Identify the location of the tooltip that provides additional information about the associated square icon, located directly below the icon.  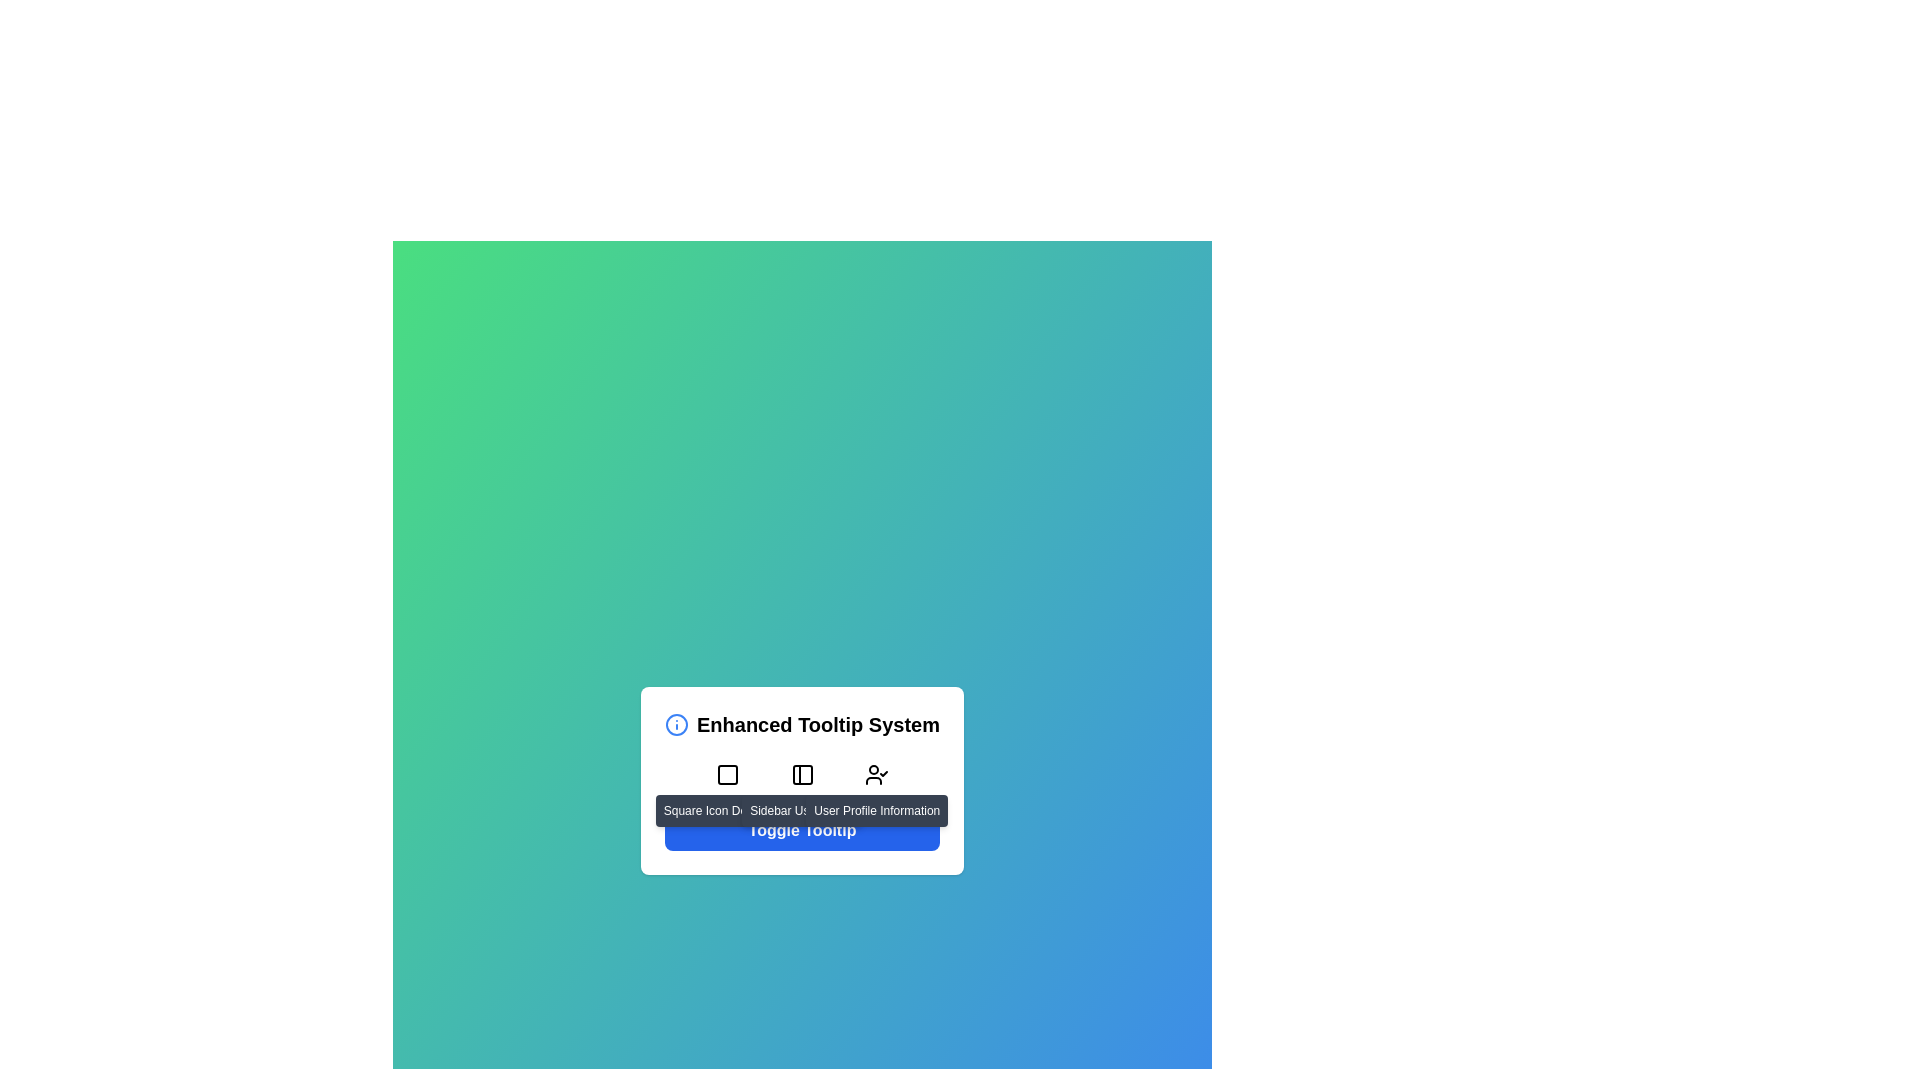
(726, 810).